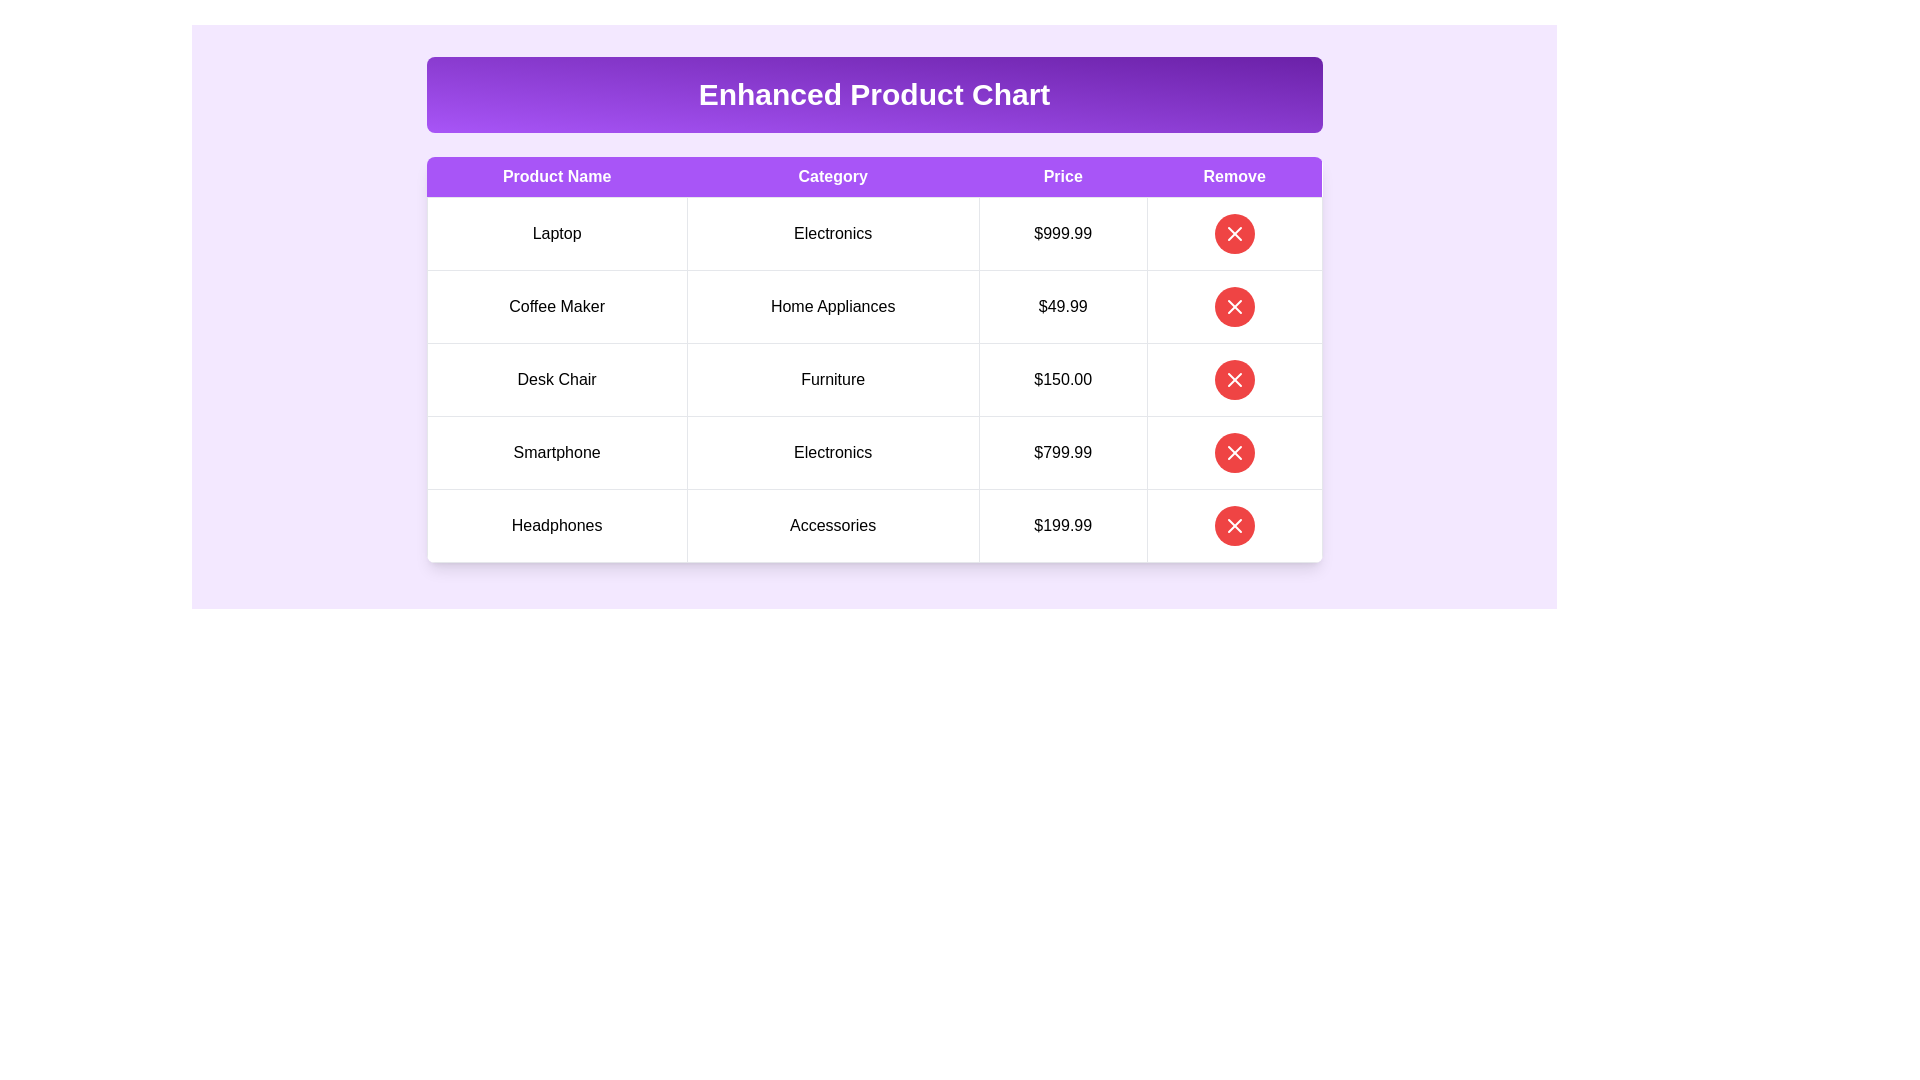 Image resolution: width=1920 pixels, height=1080 pixels. I want to click on the table row that provides detailed information about the 'Desk Chair' product, including its name, category, and price, so click(874, 380).